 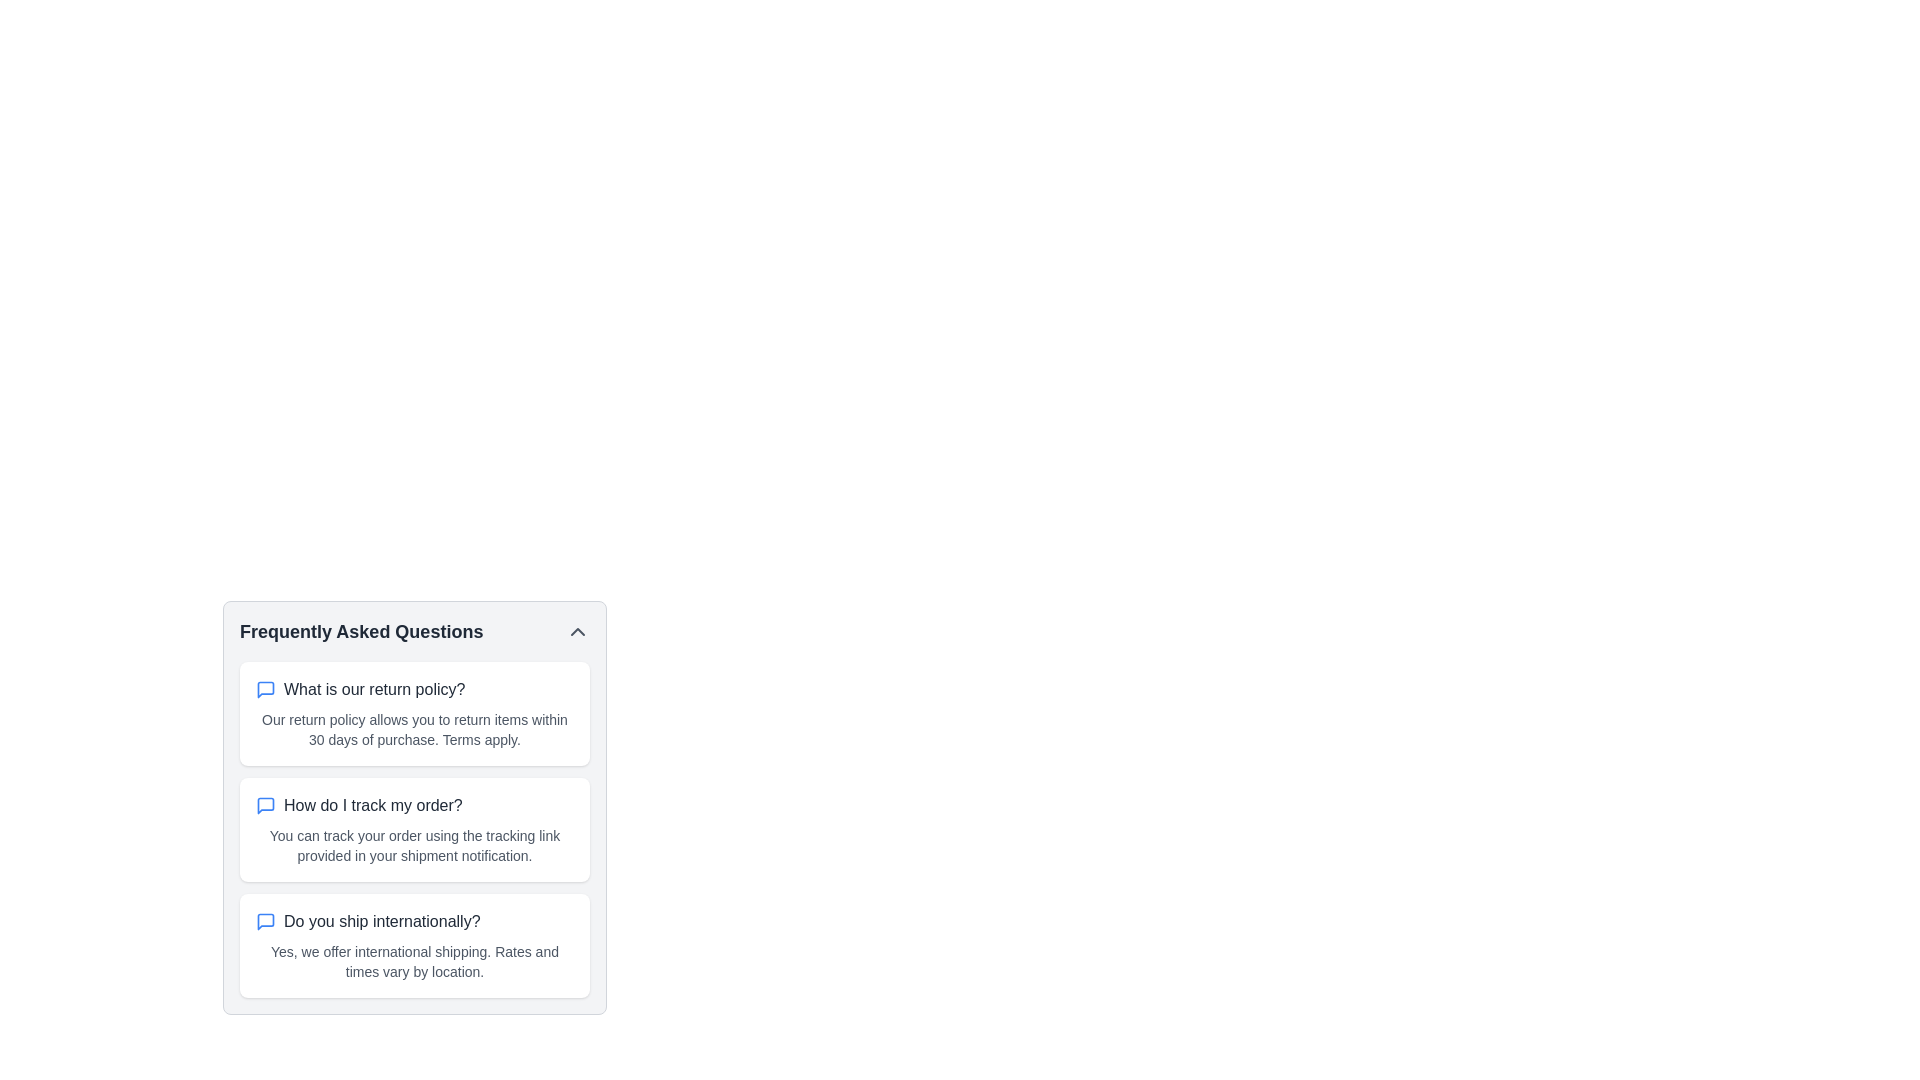 I want to click on text content about the return policy which is styled in smaller gray font, located below the question 'What is our return policy?' in a card within the FAQ section, so click(x=413, y=729).